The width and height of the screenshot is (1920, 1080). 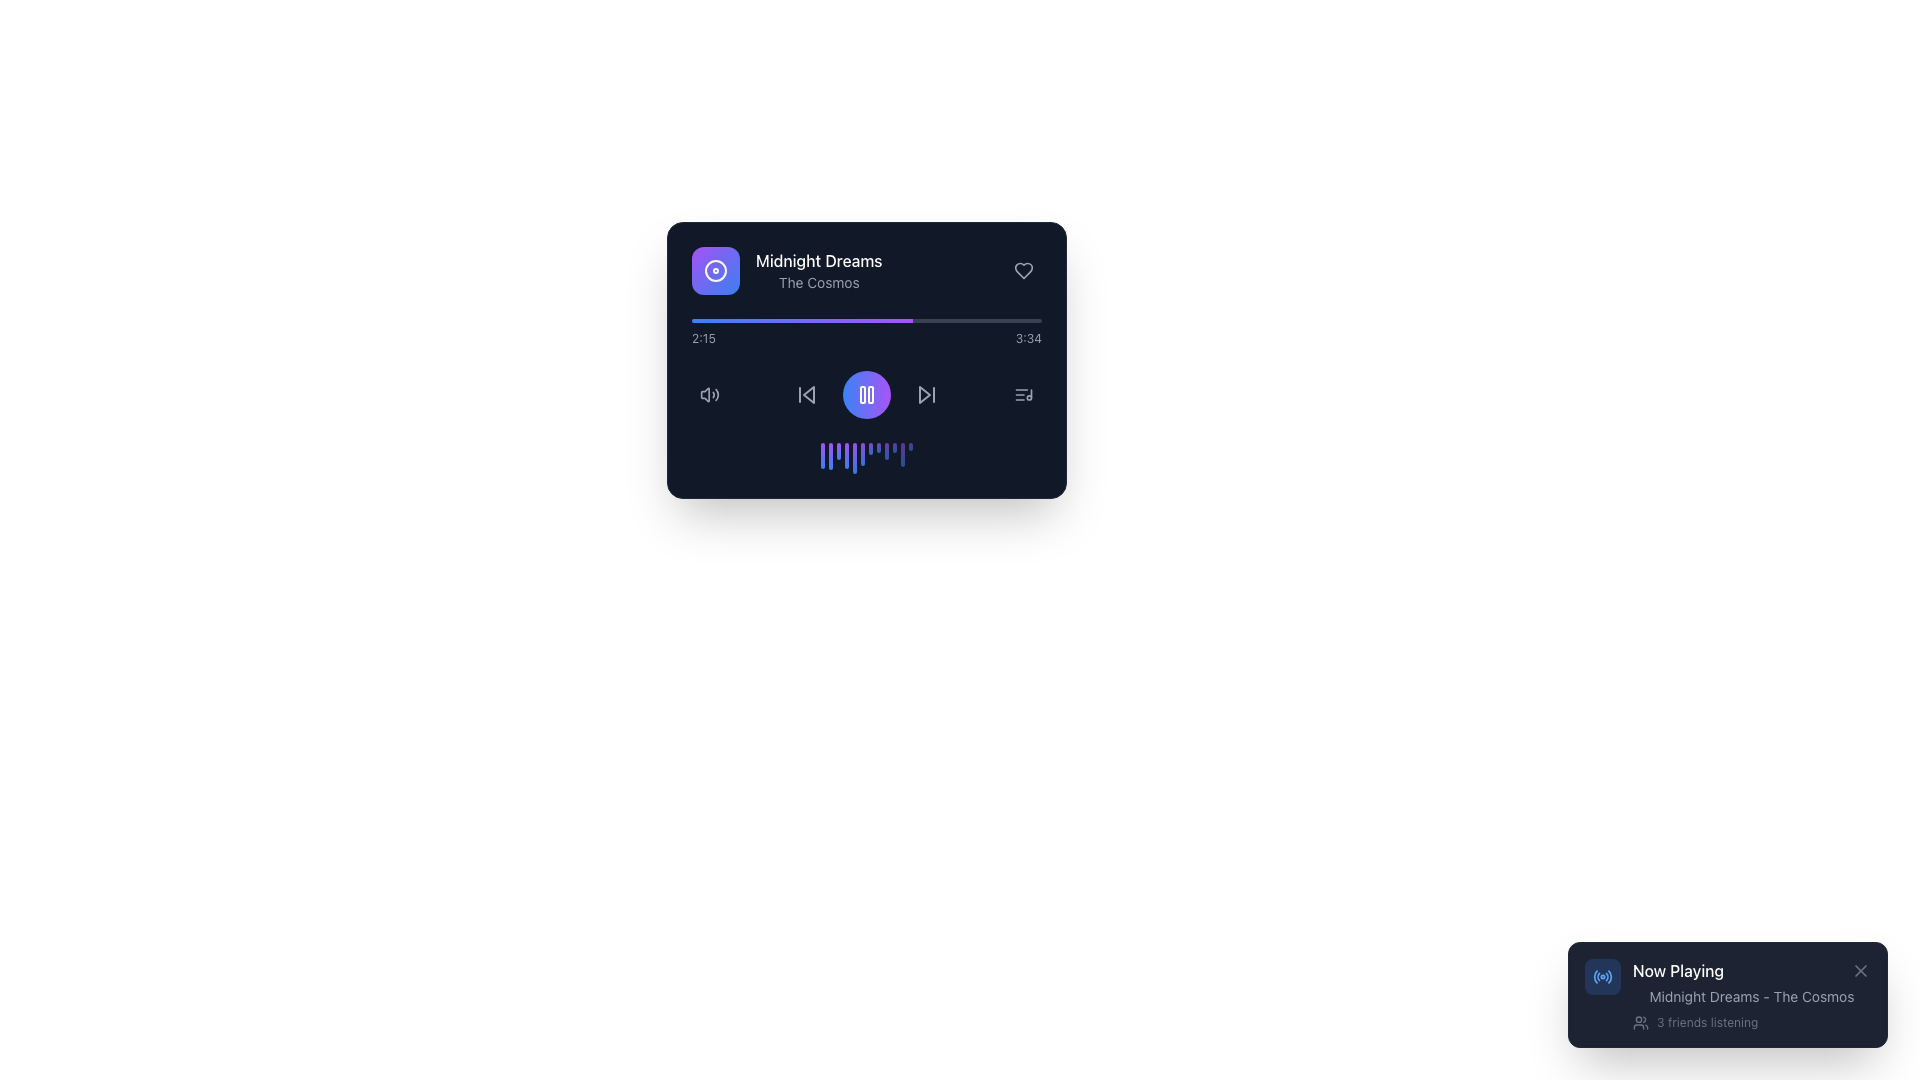 What do you see at coordinates (975, 319) in the screenshot?
I see `progress` at bounding box center [975, 319].